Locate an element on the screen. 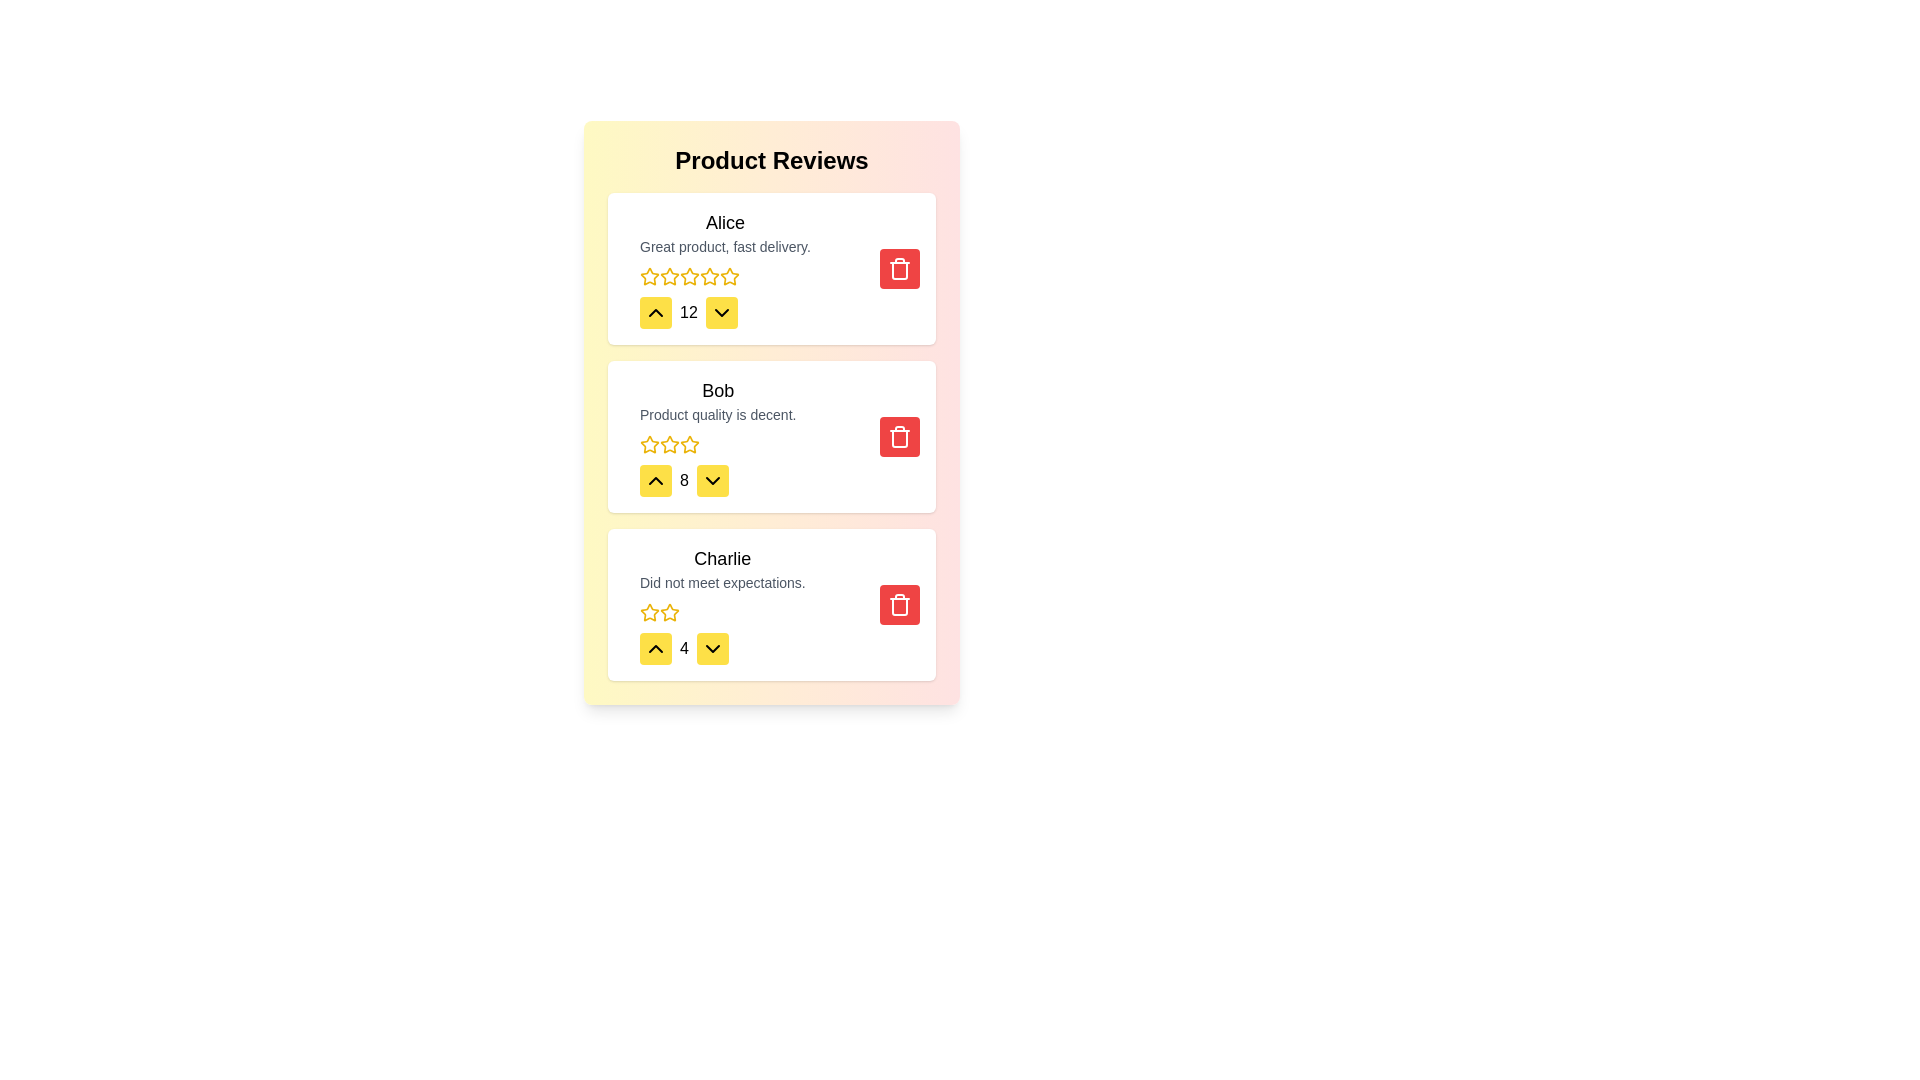 The height and width of the screenshot is (1080, 1920). the review text for the review by Bob is located at coordinates (638, 377).